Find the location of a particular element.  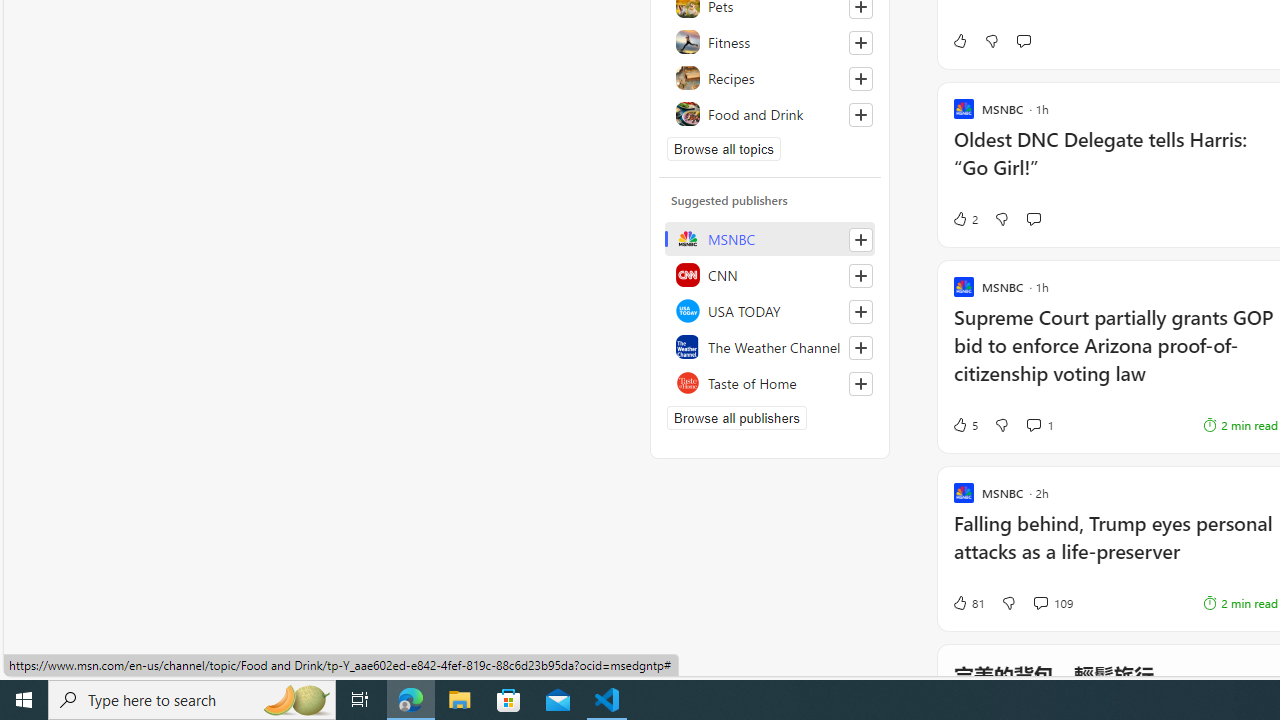

'Follow this source' is located at coordinates (860, 384).